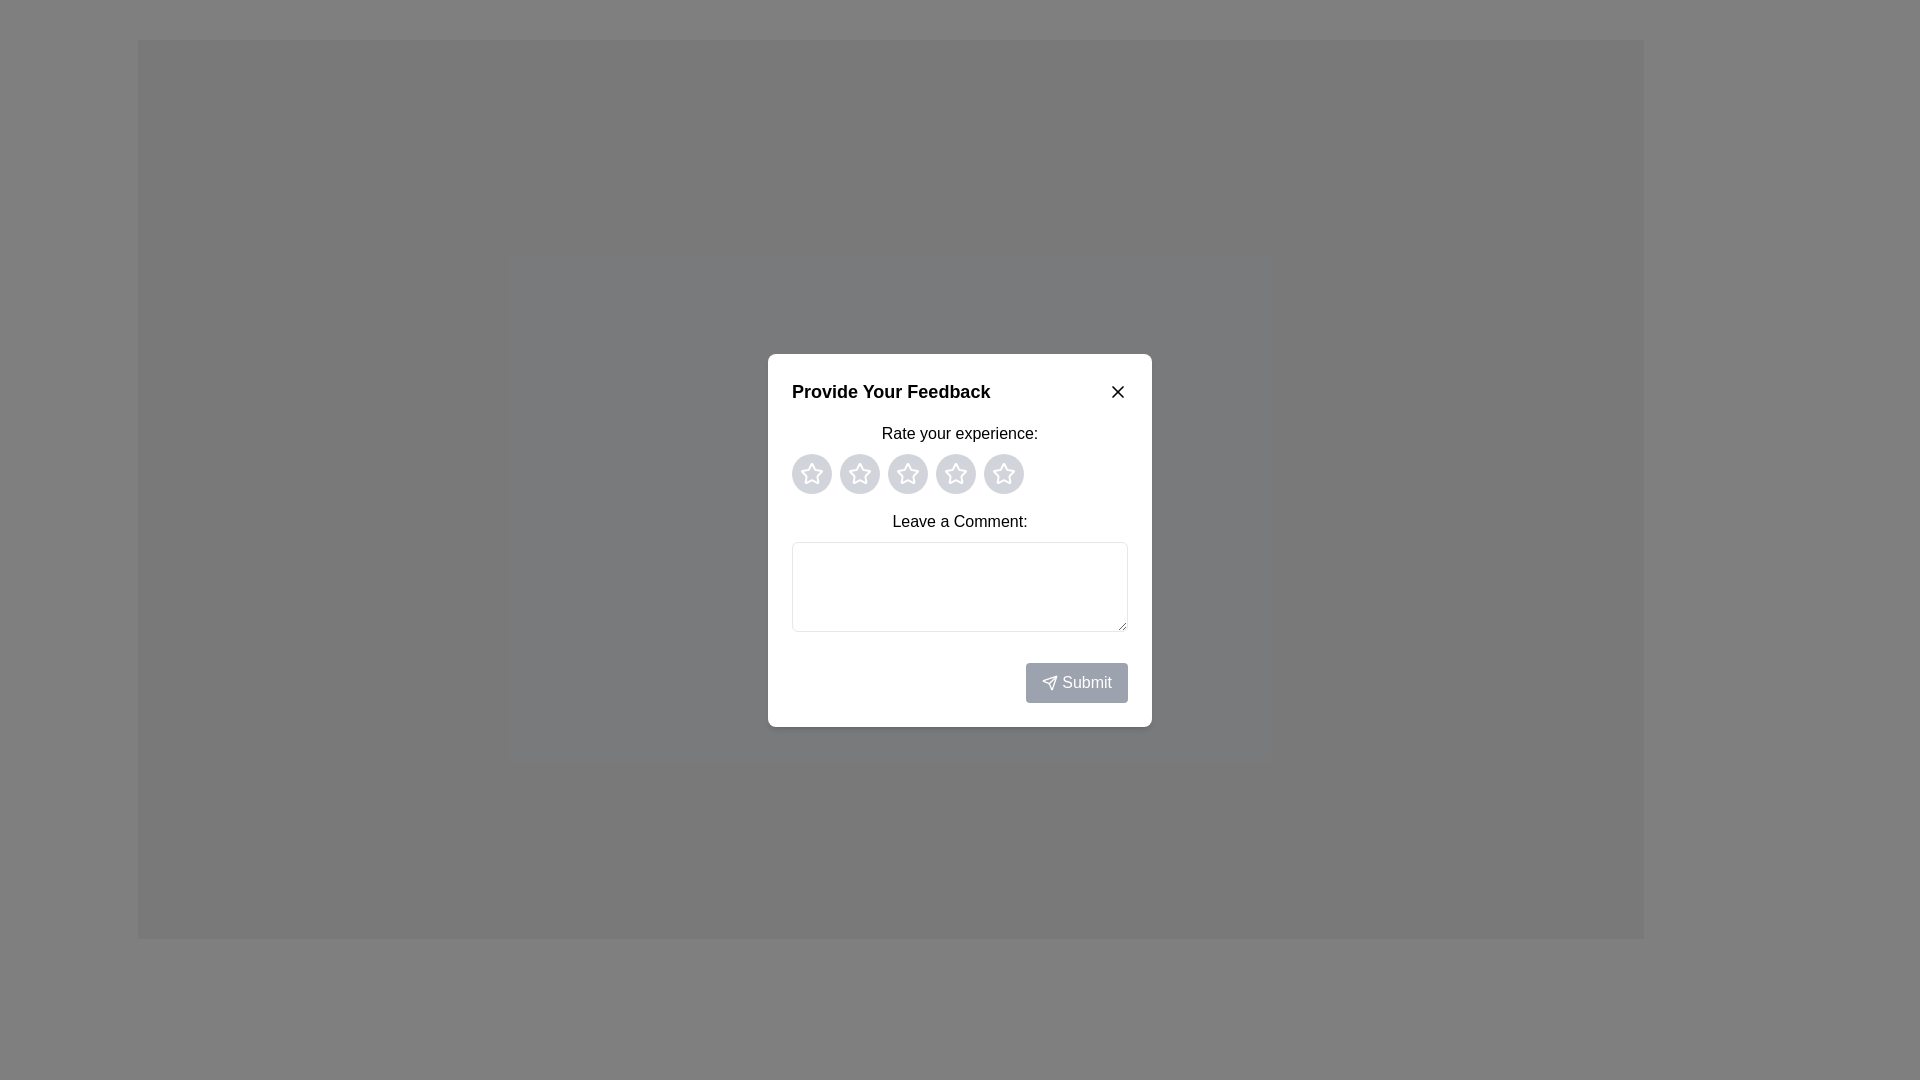 This screenshot has width=1920, height=1080. I want to click on the instructional text label located in the 'Provide Your Feedback' dialog box, so click(960, 432).